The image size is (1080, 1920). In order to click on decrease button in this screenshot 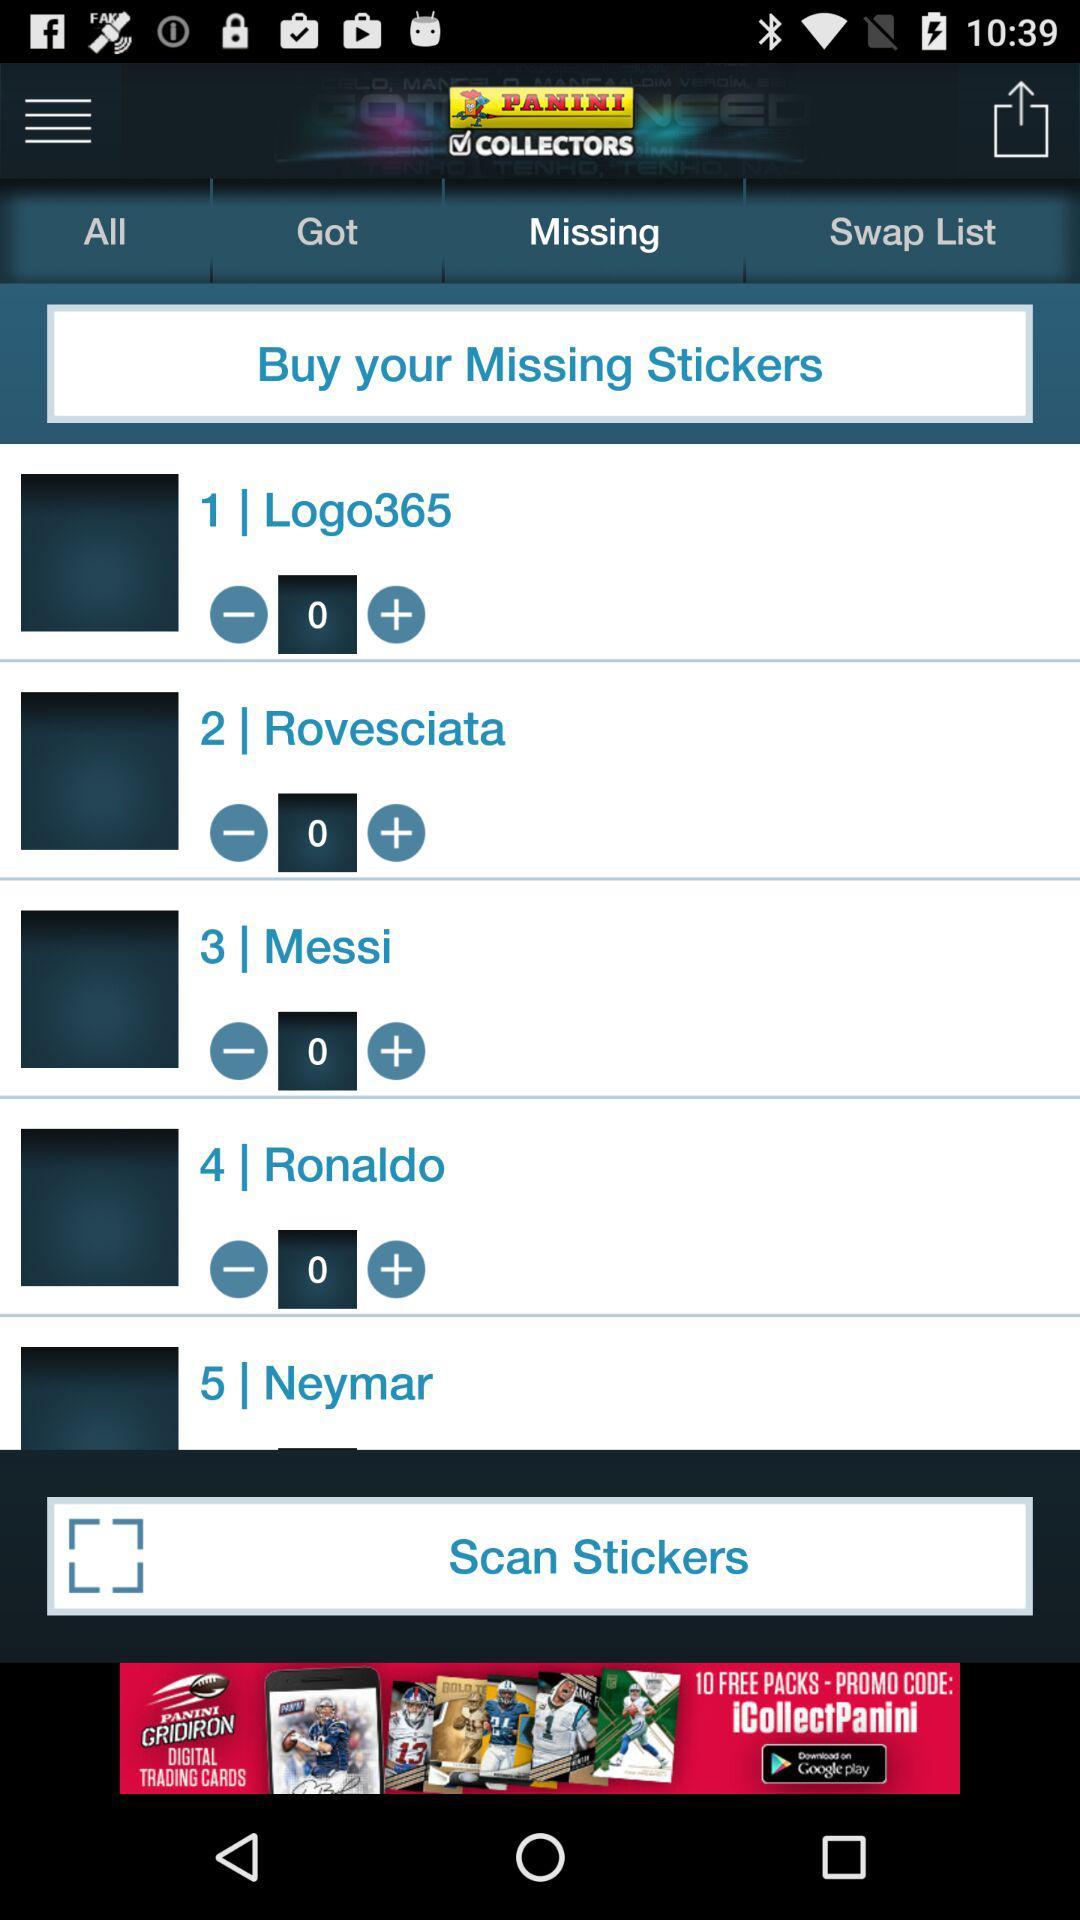, I will do `click(237, 832)`.